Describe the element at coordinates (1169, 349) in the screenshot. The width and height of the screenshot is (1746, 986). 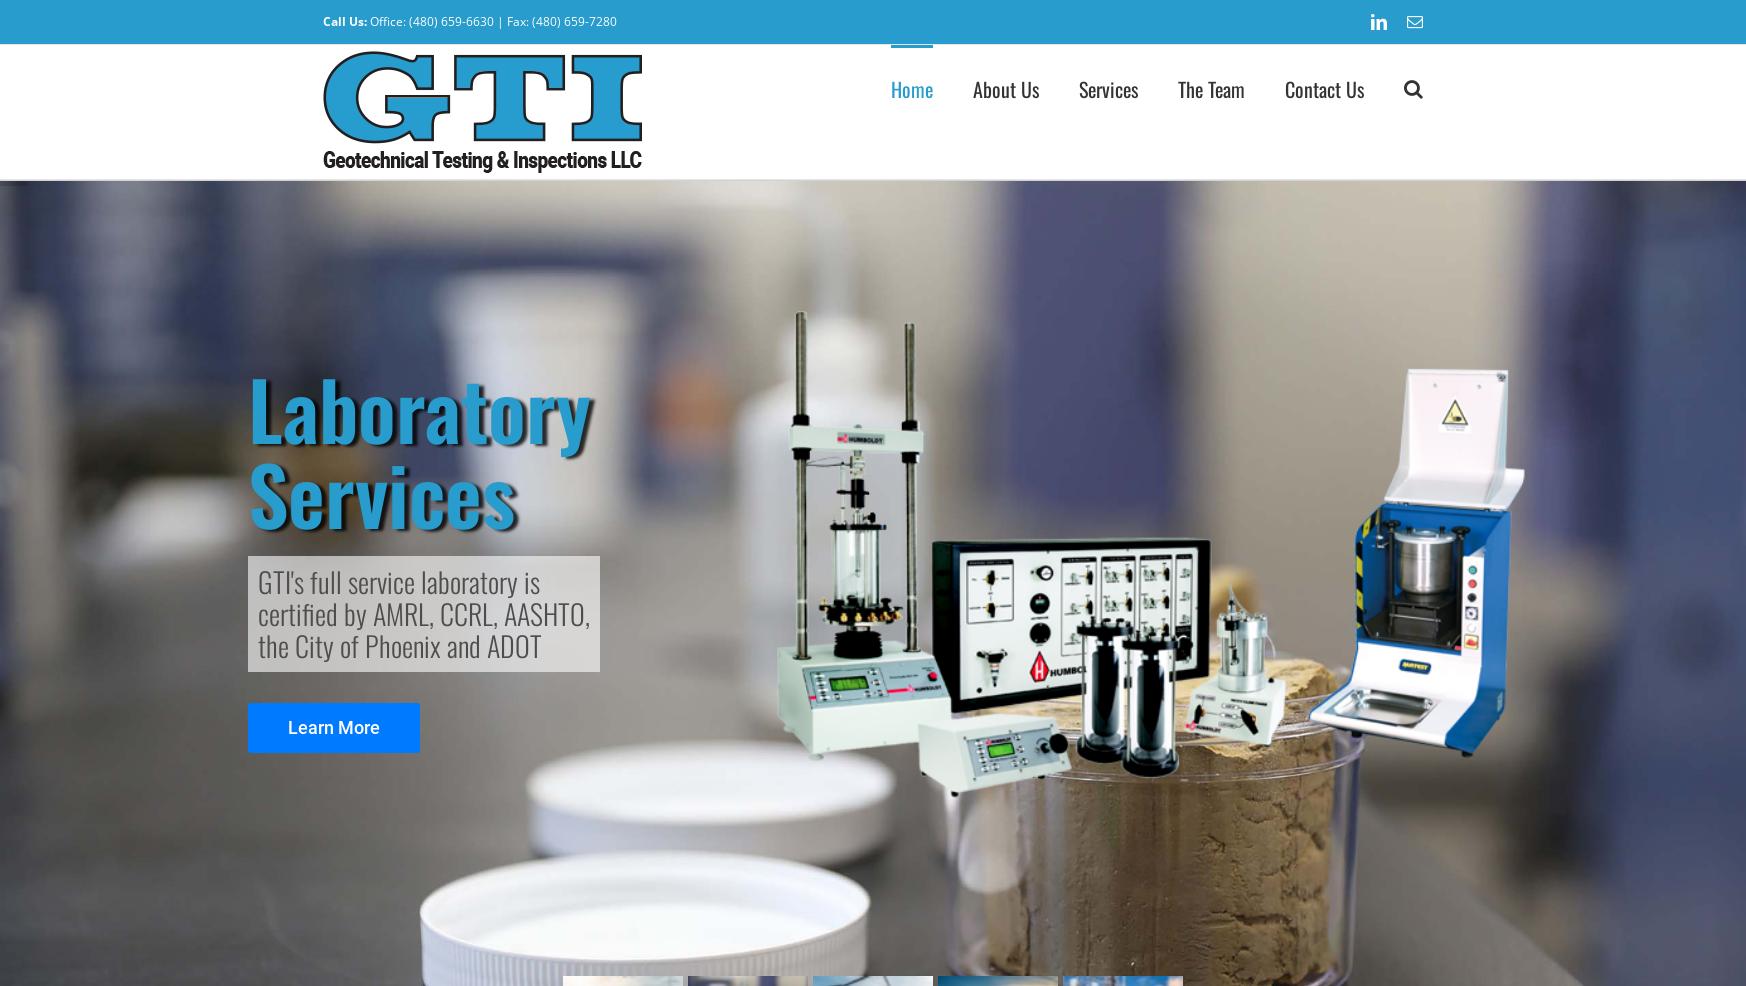
I see `'Drone Video Services'` at that location.